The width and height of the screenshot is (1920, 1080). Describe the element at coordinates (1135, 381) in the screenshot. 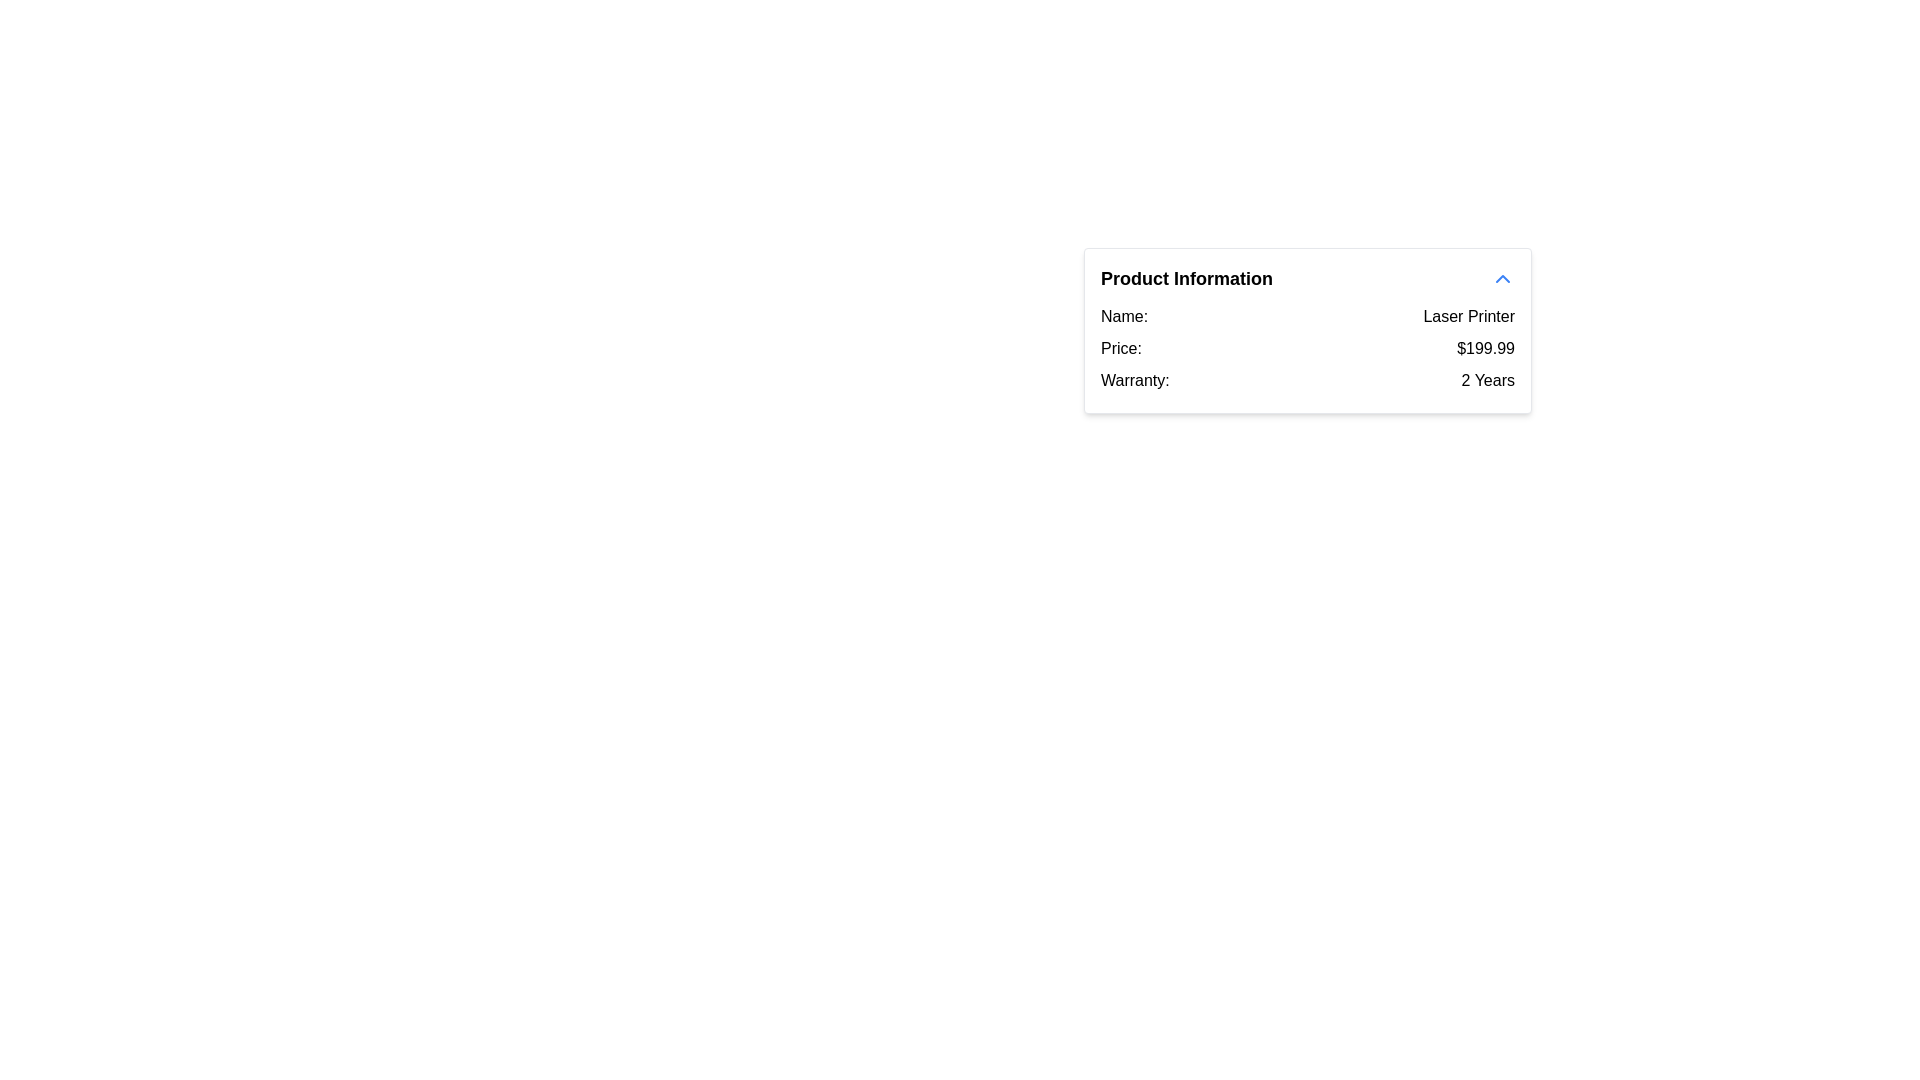

I see `the Text Label that identifies the warranty information, located beneath the 'Price:' label and aligned with its value on the right` at that location.